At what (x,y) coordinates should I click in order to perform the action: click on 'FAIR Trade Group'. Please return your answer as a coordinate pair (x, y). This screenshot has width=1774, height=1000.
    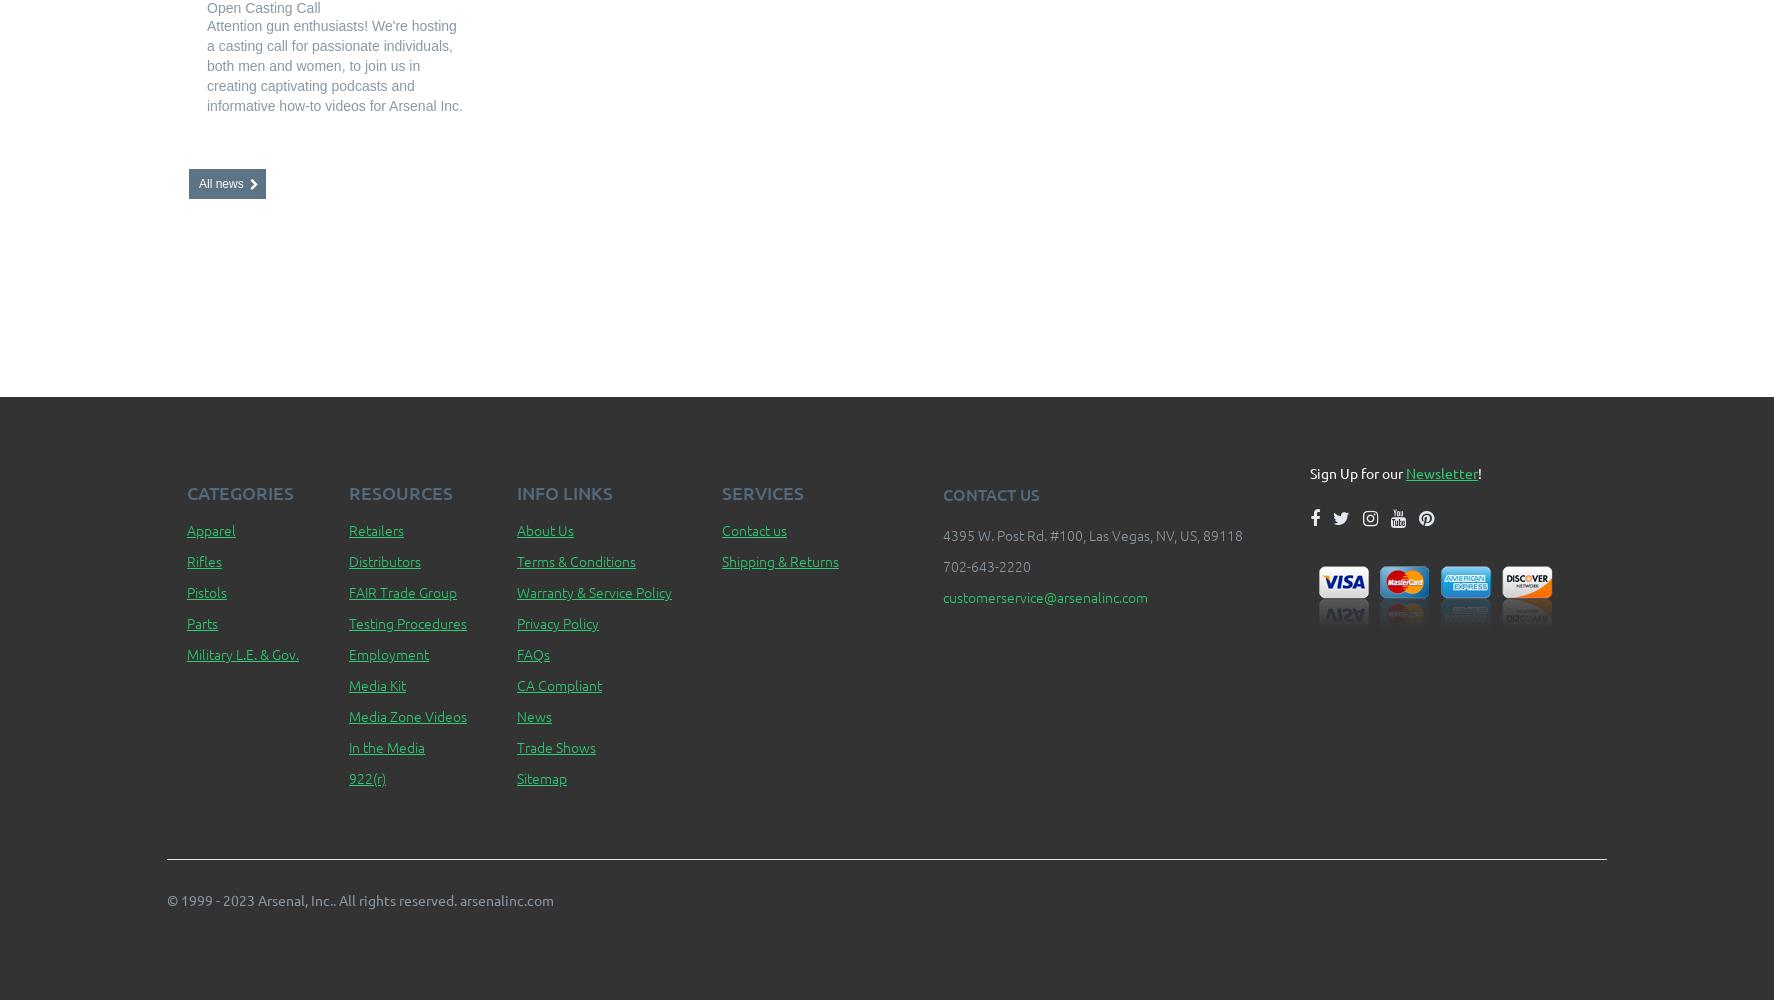
    Looking at the image, I should click on (402, 591).